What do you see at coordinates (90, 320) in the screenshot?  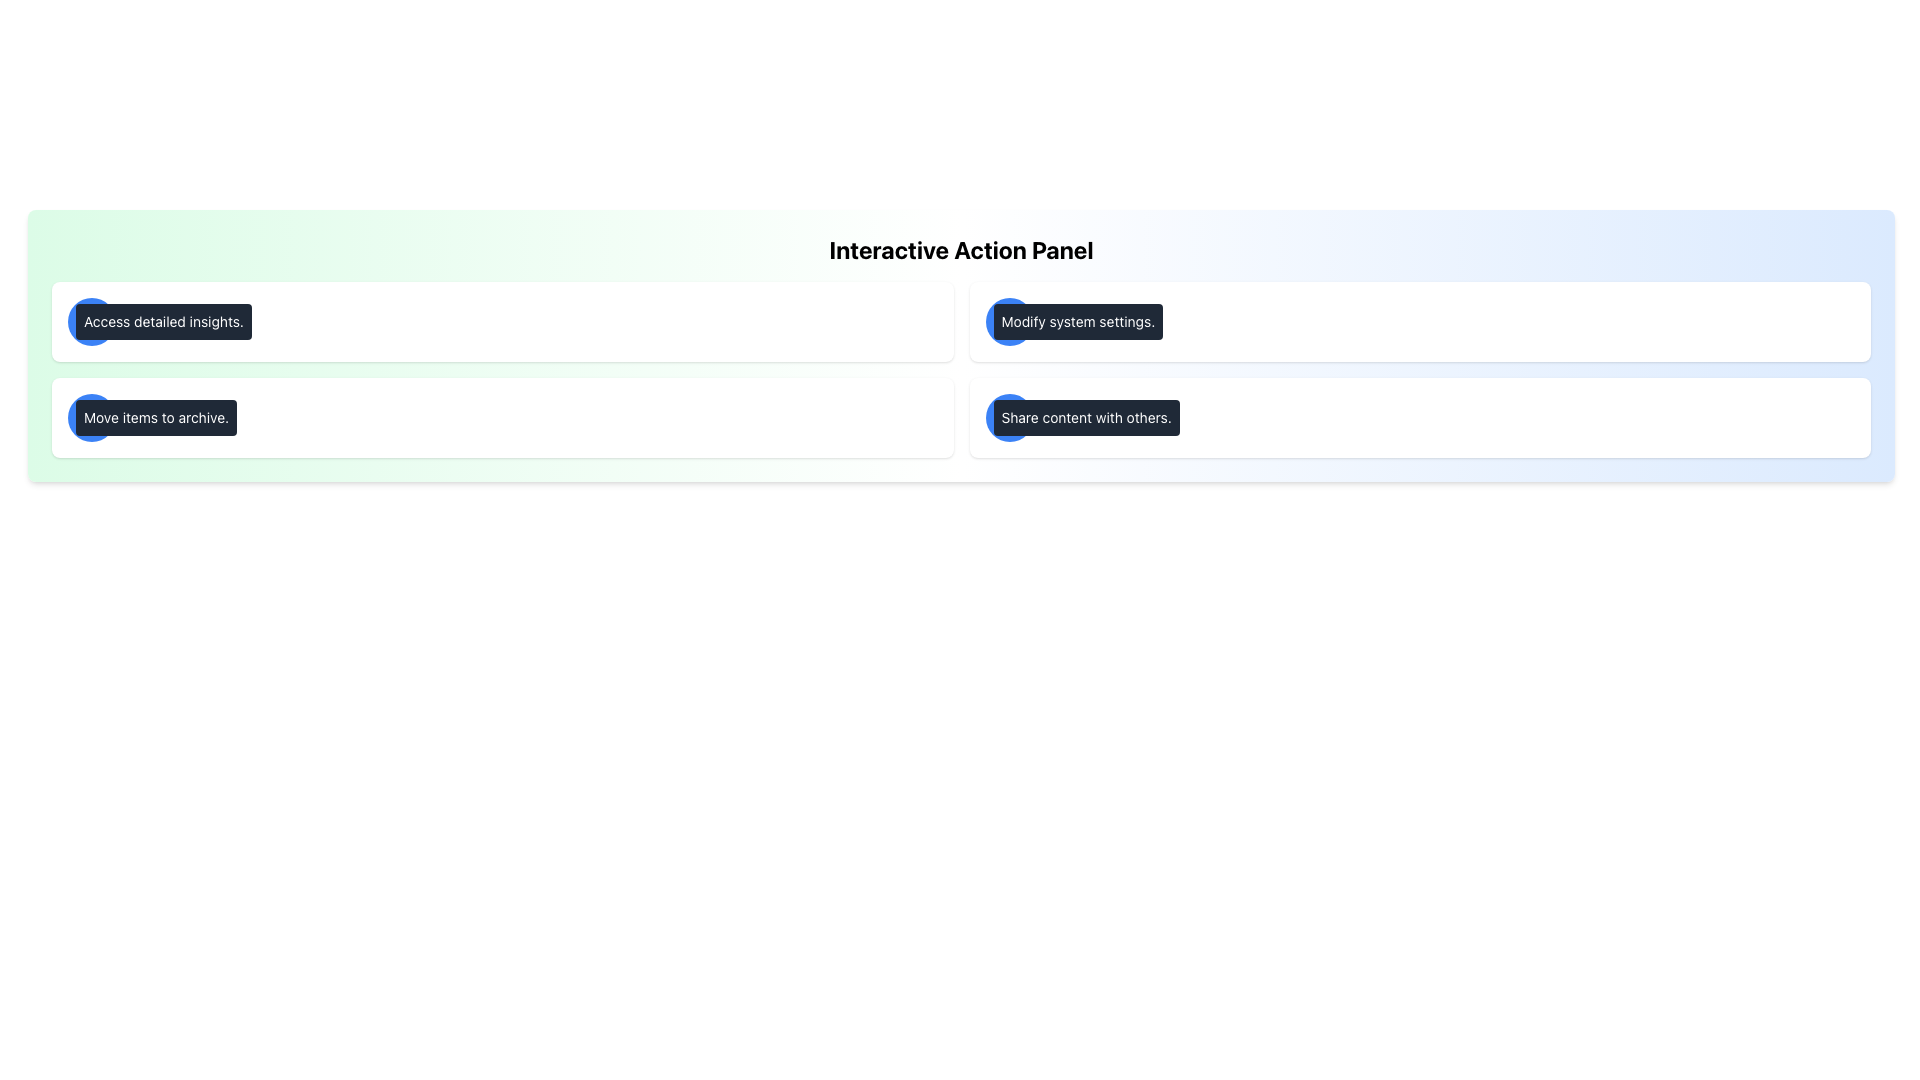 I see `the informational indicator icon located at the top-left quadrant of the interface, positioned above the 'Move items to archive' icon and to the left of additional interactive options` at bounding box center [90, 320].